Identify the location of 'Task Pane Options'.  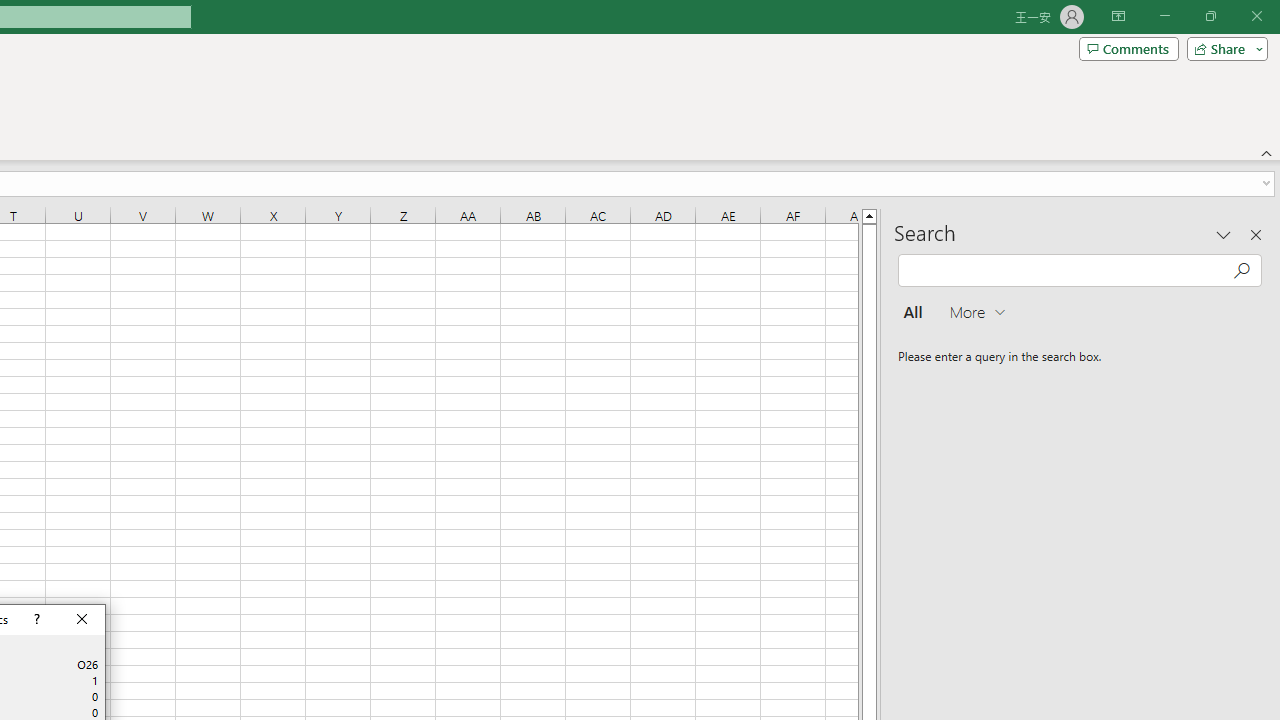
(1223, 234).